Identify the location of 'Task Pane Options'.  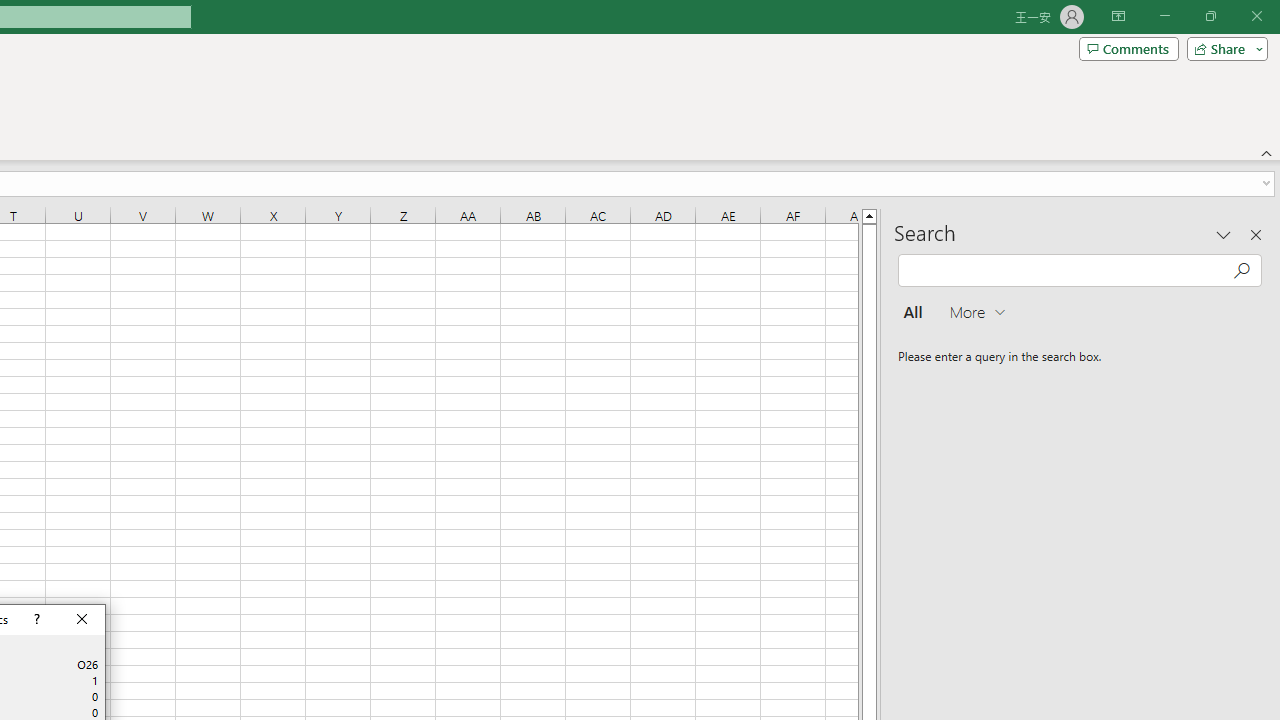
(1223, 234).